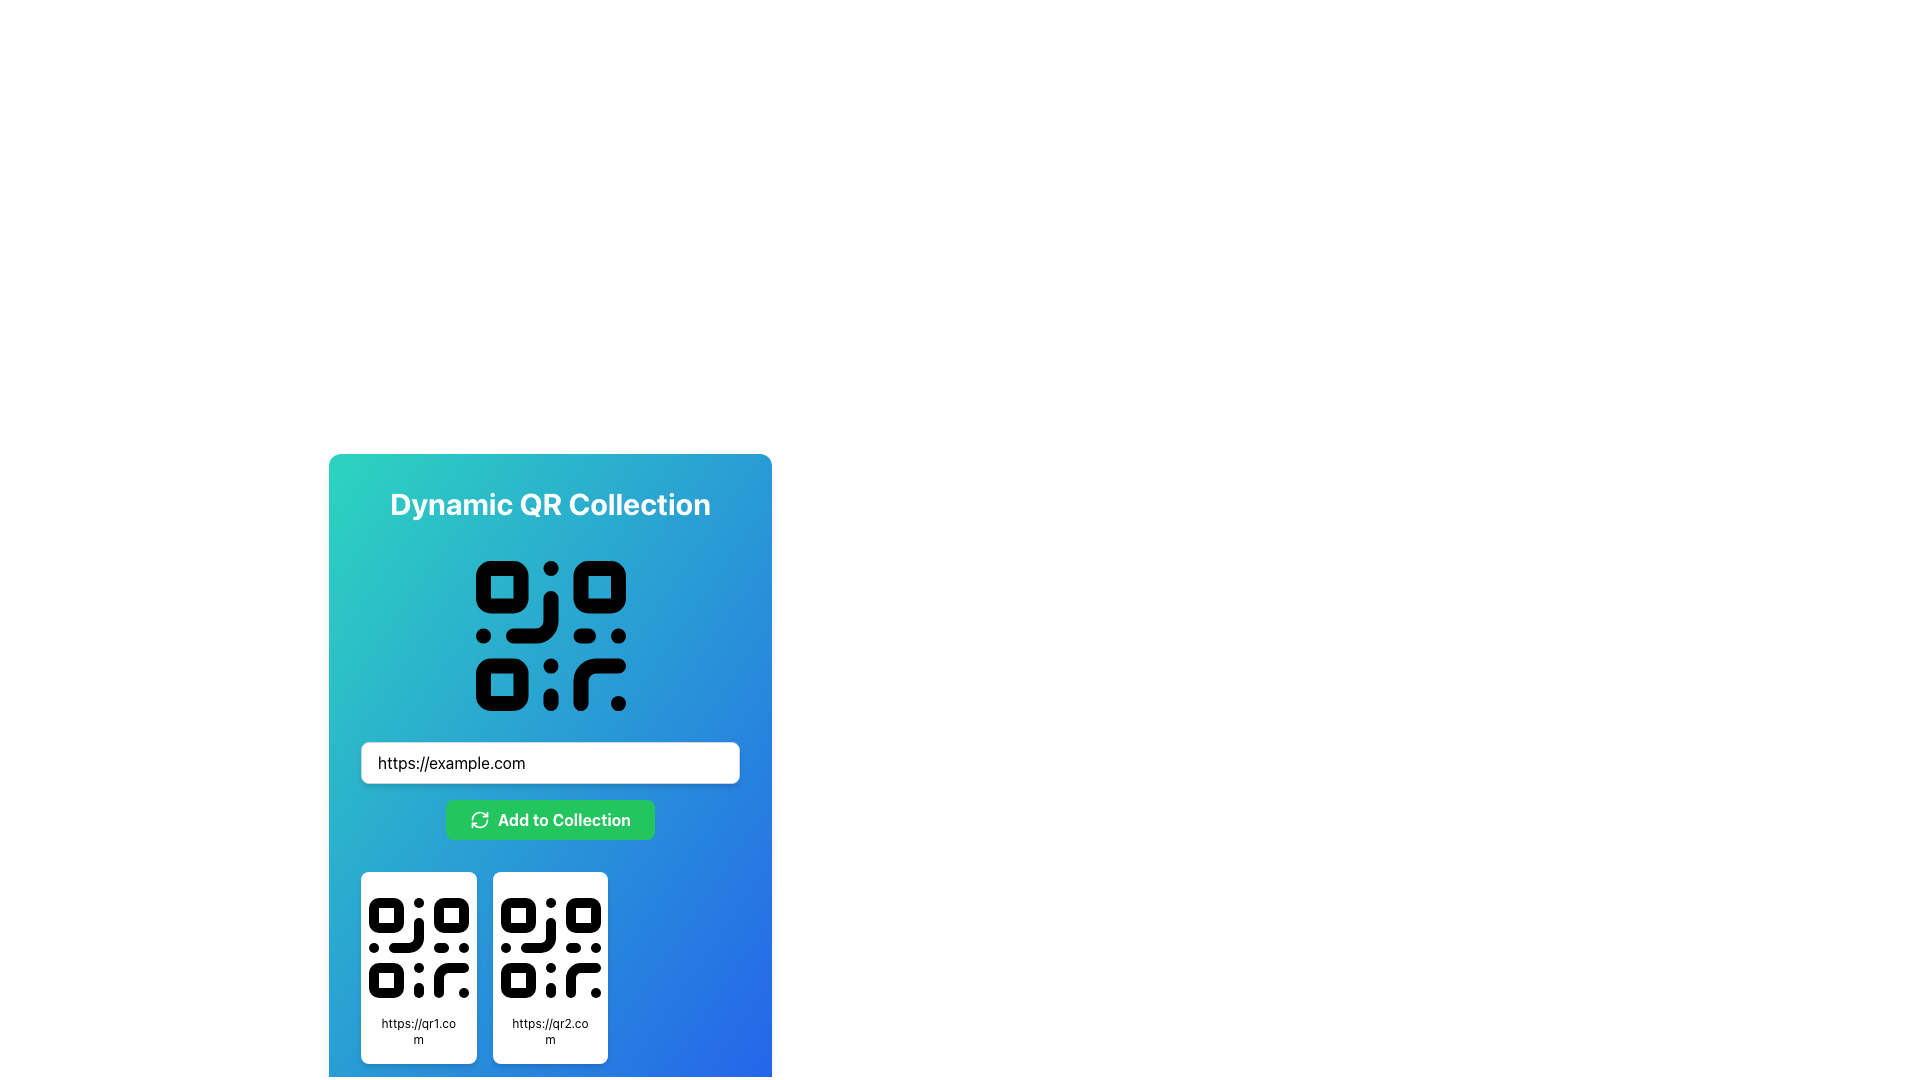 This screenshot has width=1920, height=1080. Describe the element at coordinates (581, 914) in the screenshot. I see `the small, square-shaped decorative graphical component with rounded corners, which is the second square from the left in the top row of the QR code grid in the 'Dynamic QR Collection' section` at that location.